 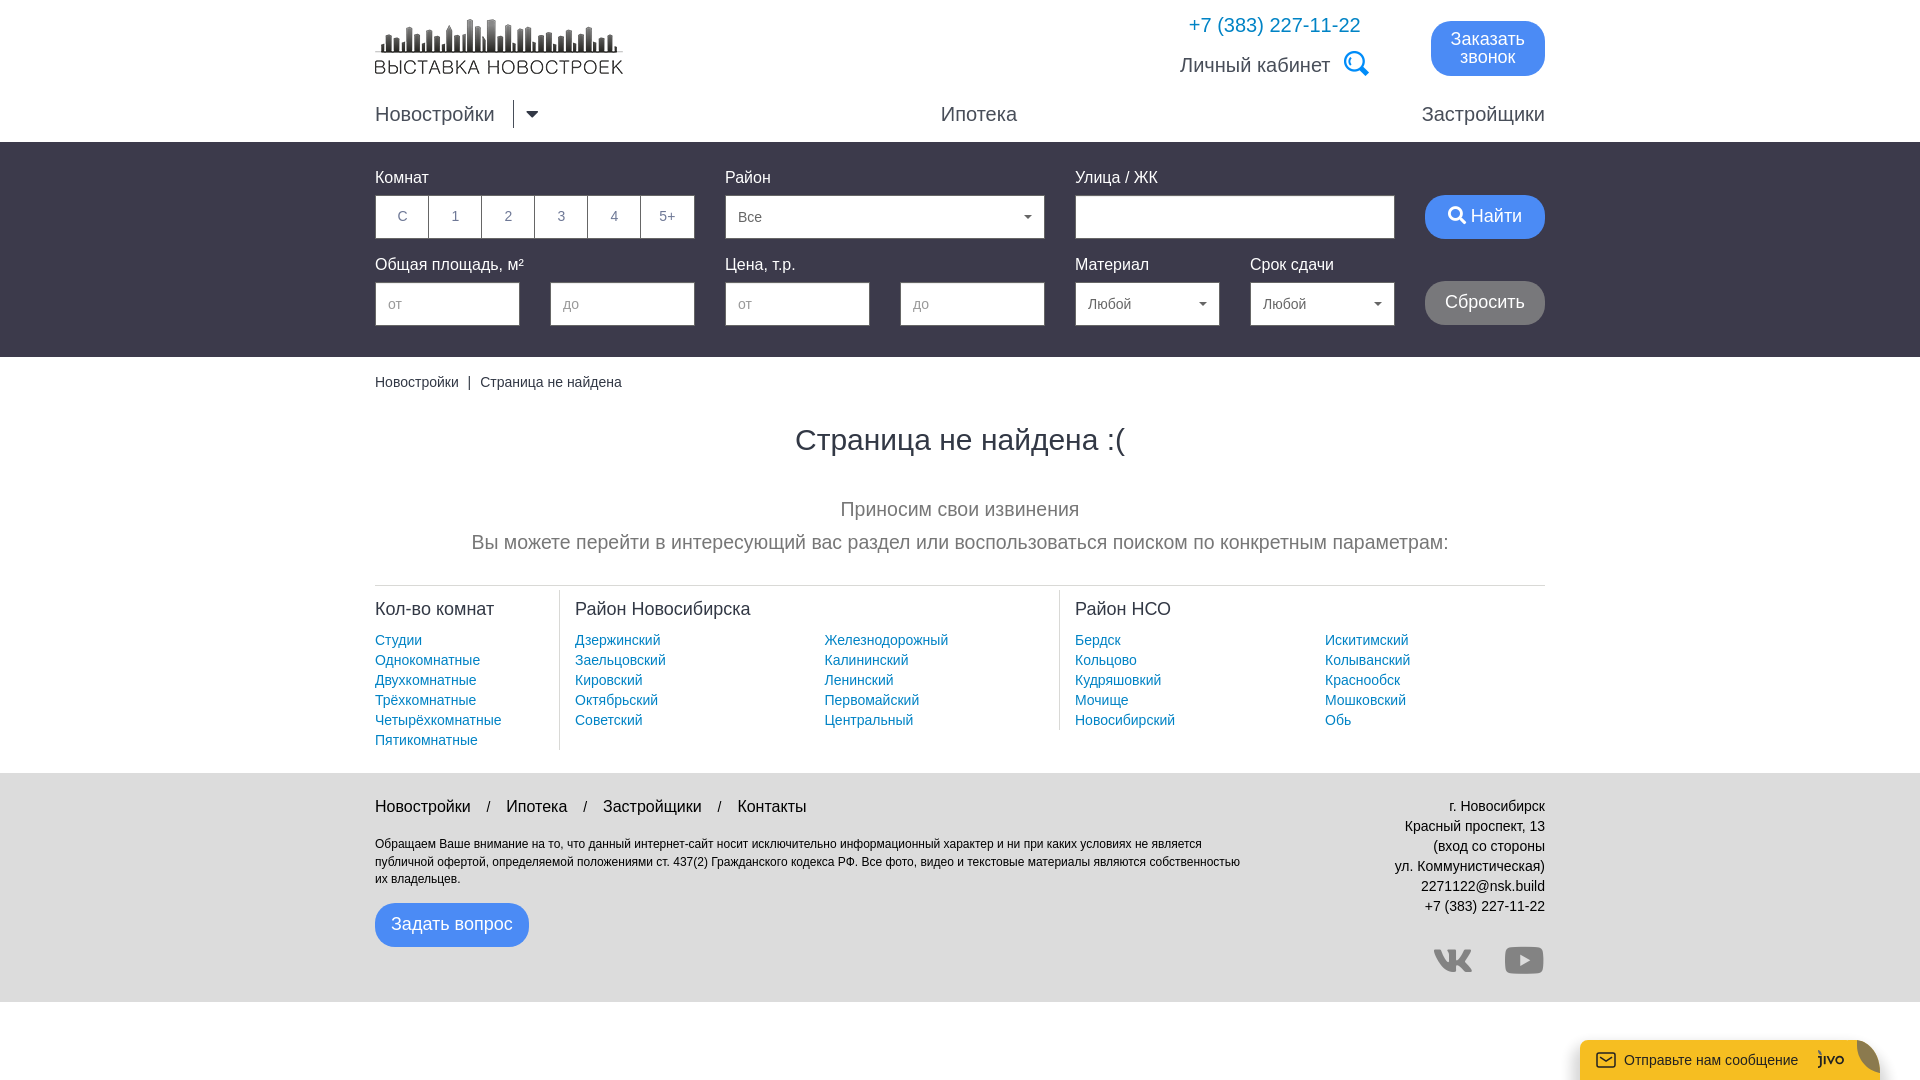 I want to click on '2271122@nsk.build', so click(x=1483, y=885).